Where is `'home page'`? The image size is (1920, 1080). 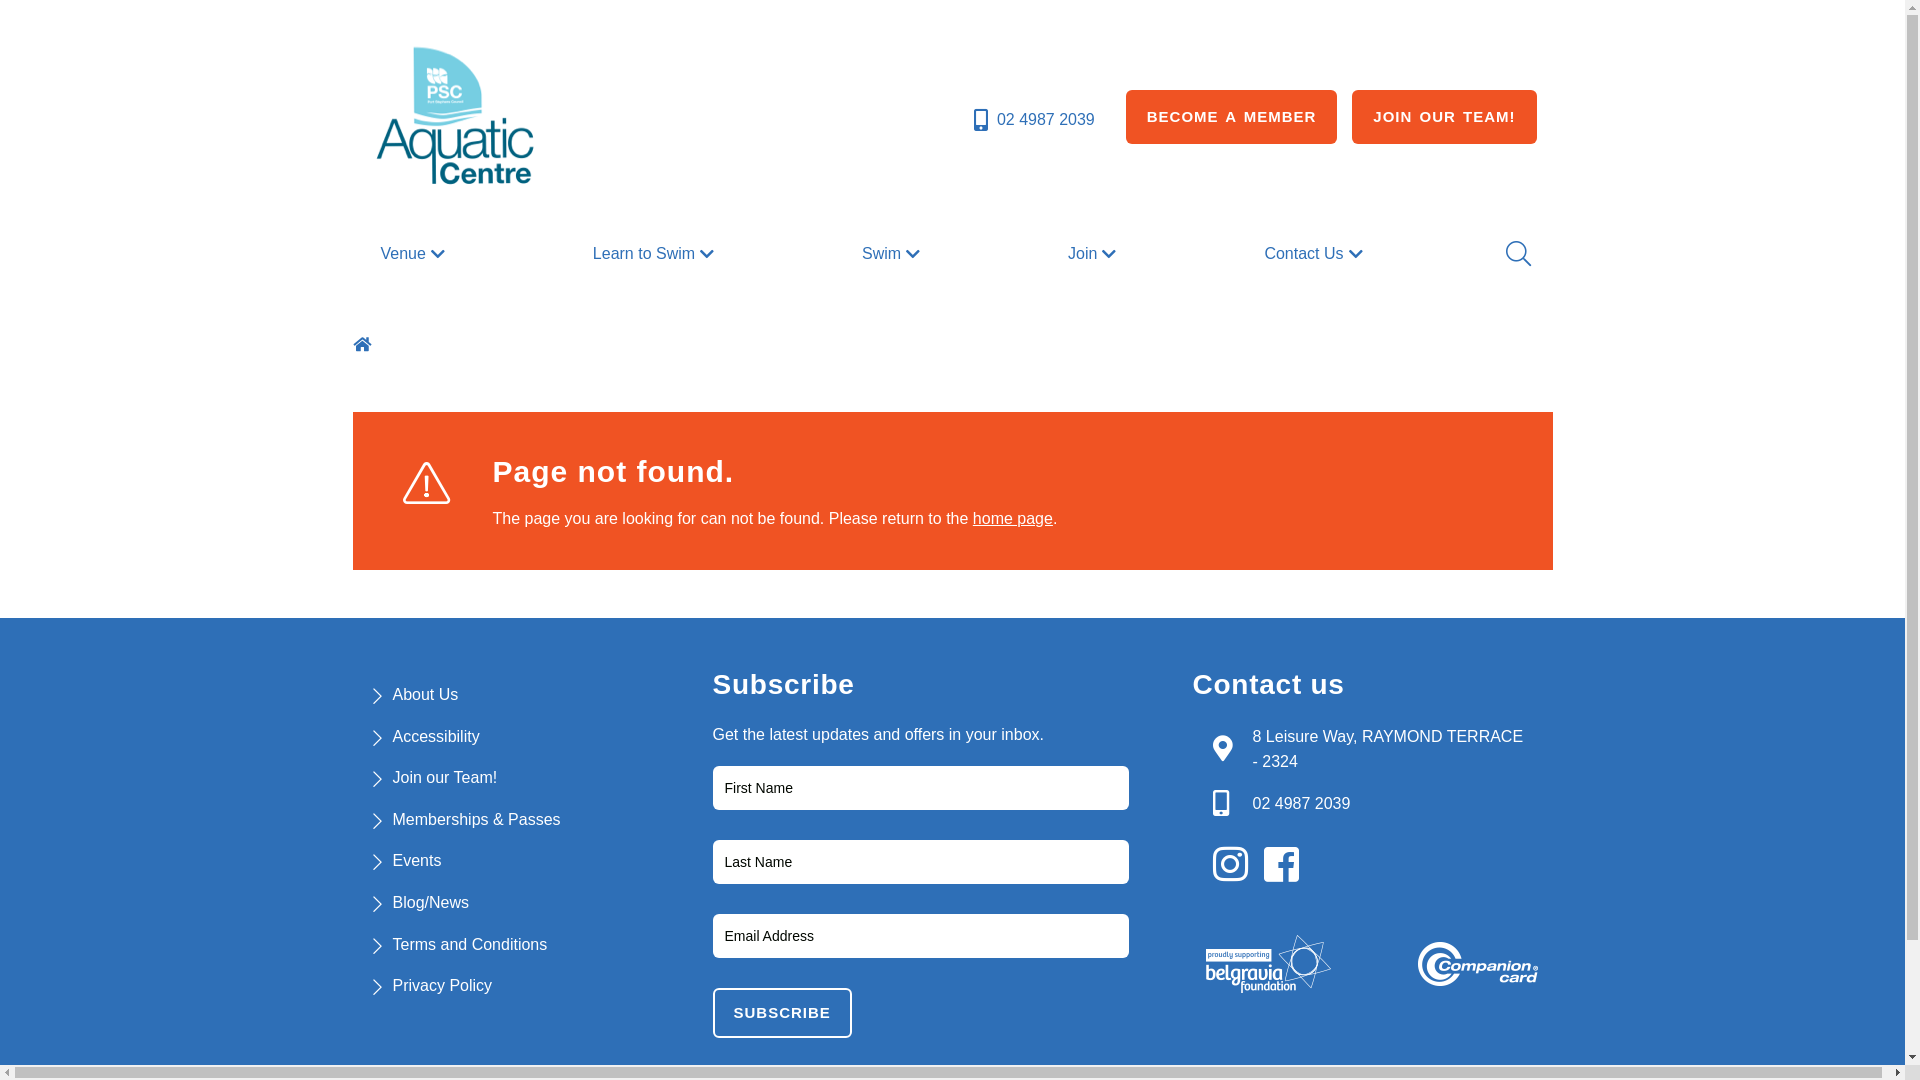
'home page' is located at coordinates (1012, 517).